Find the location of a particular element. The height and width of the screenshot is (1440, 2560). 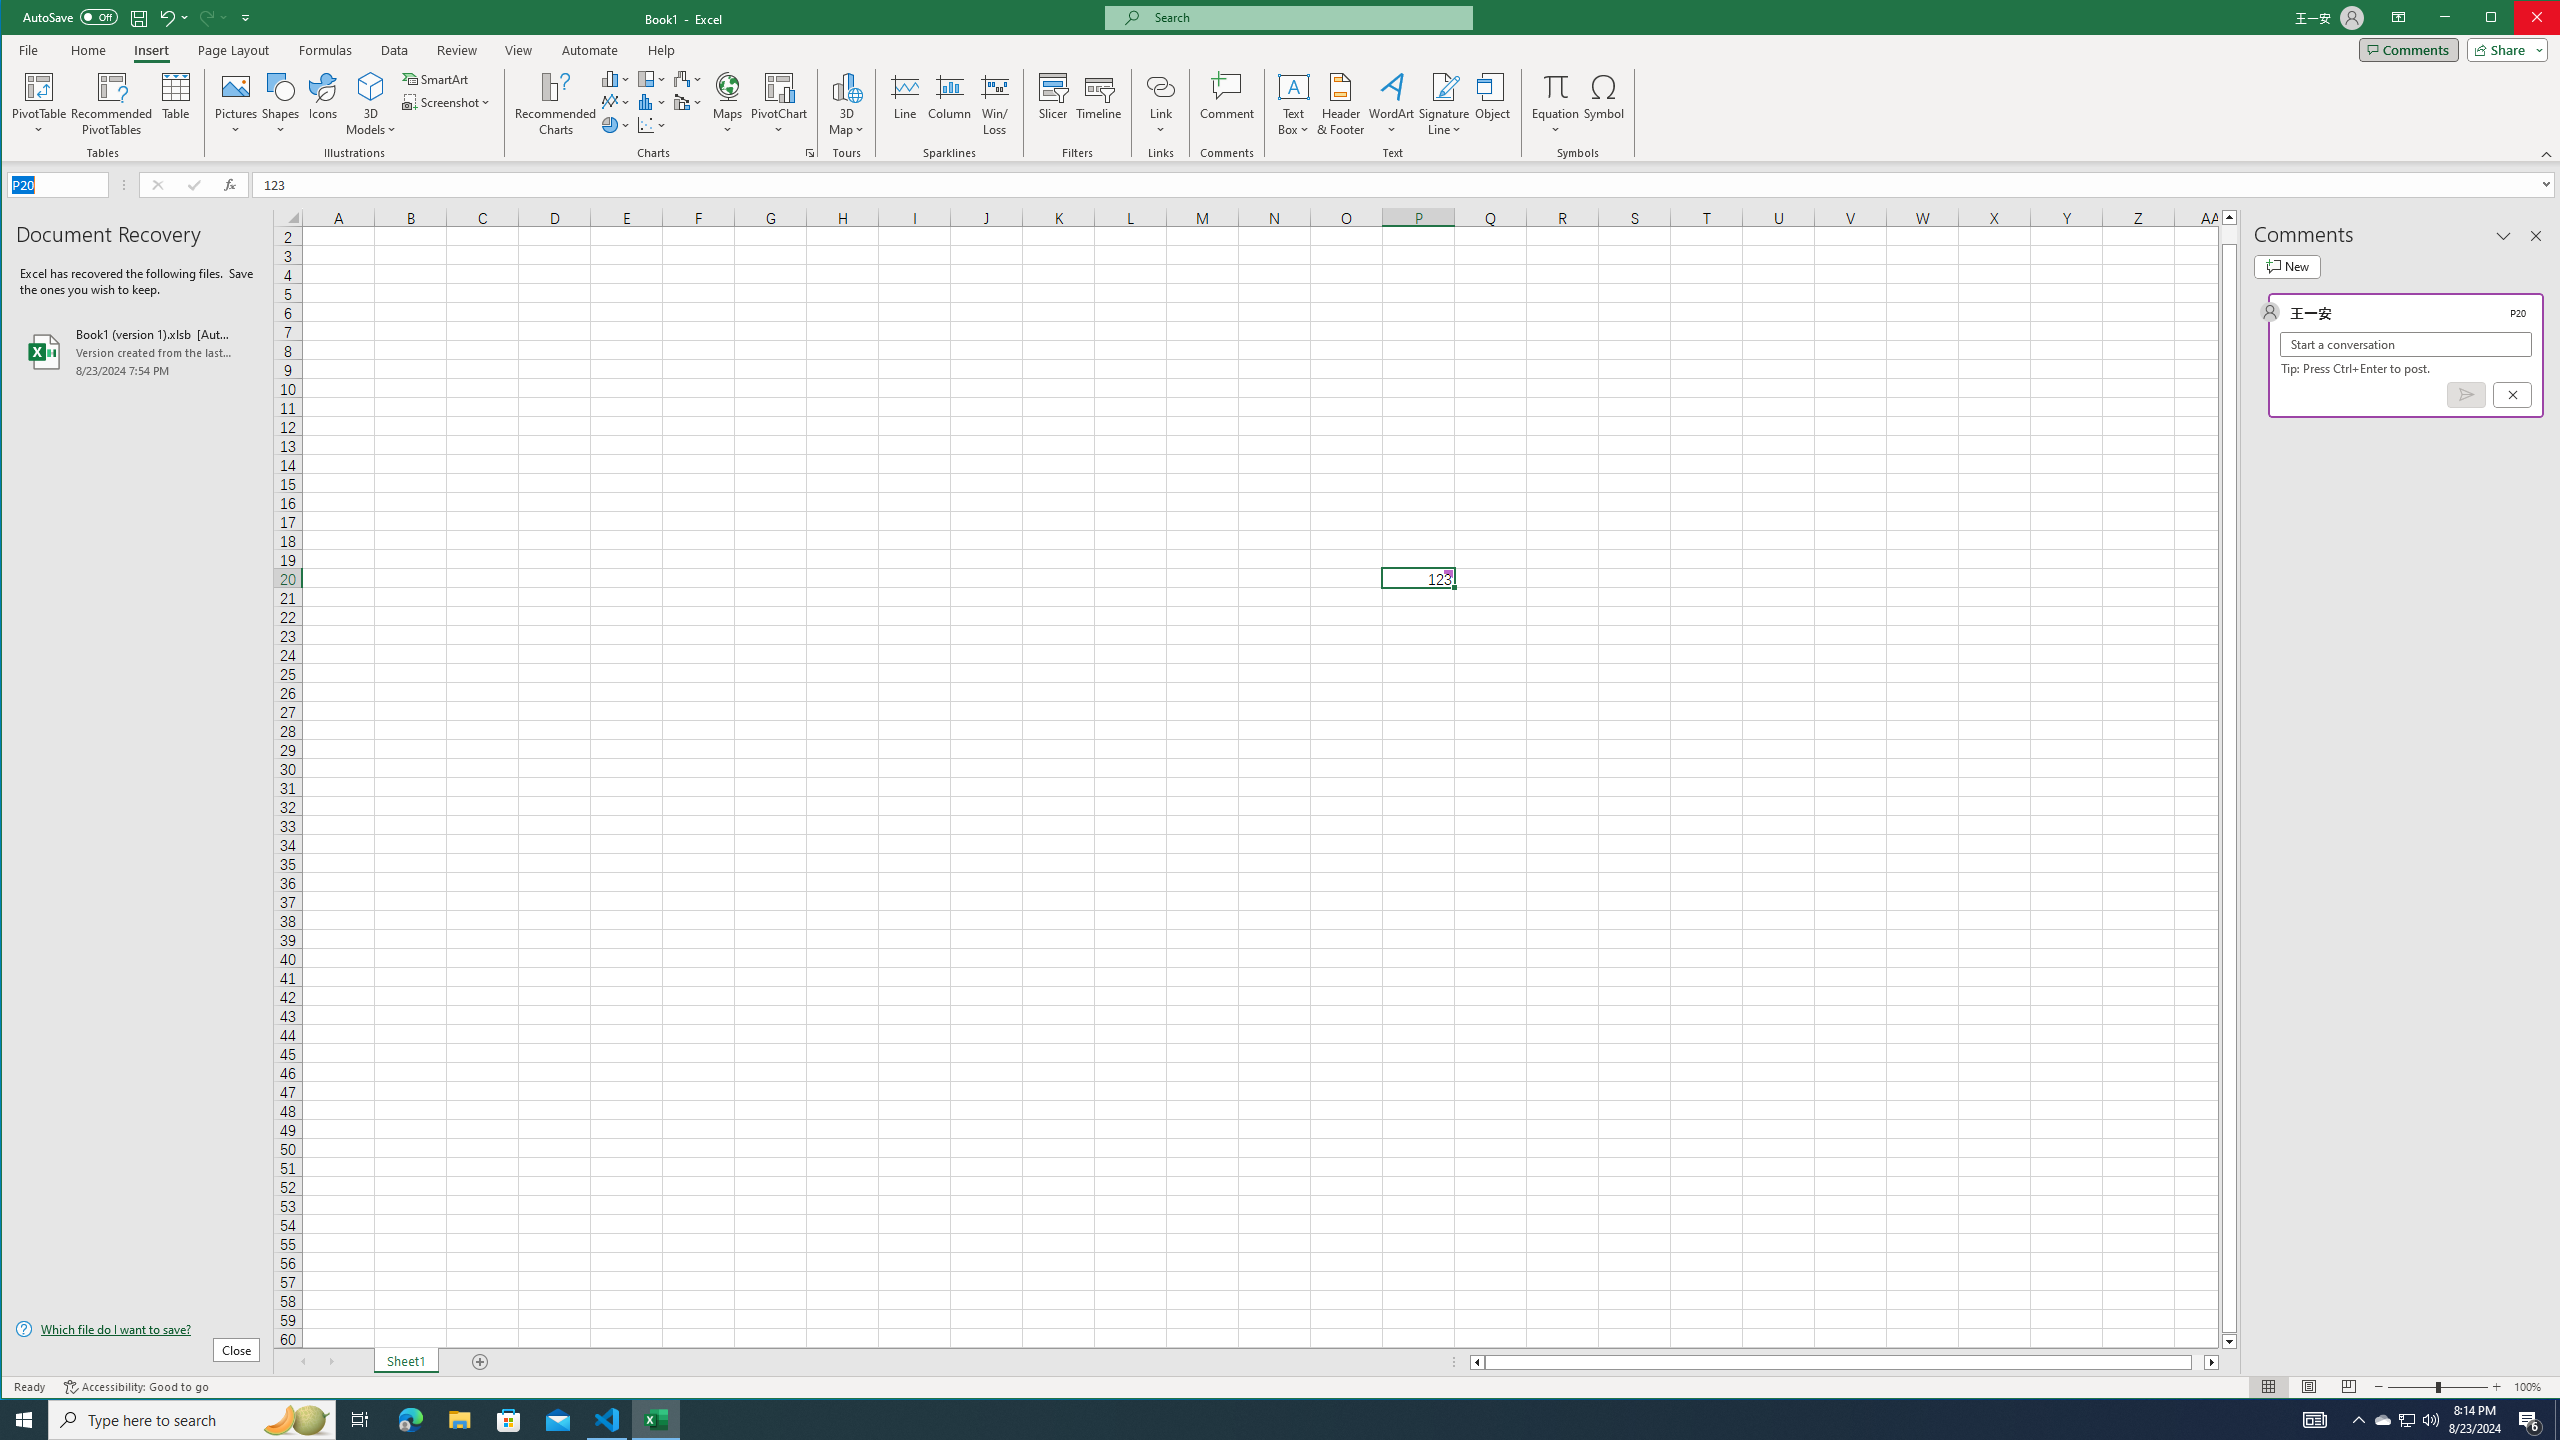

'Start' is located at coordinates (24, 1418).